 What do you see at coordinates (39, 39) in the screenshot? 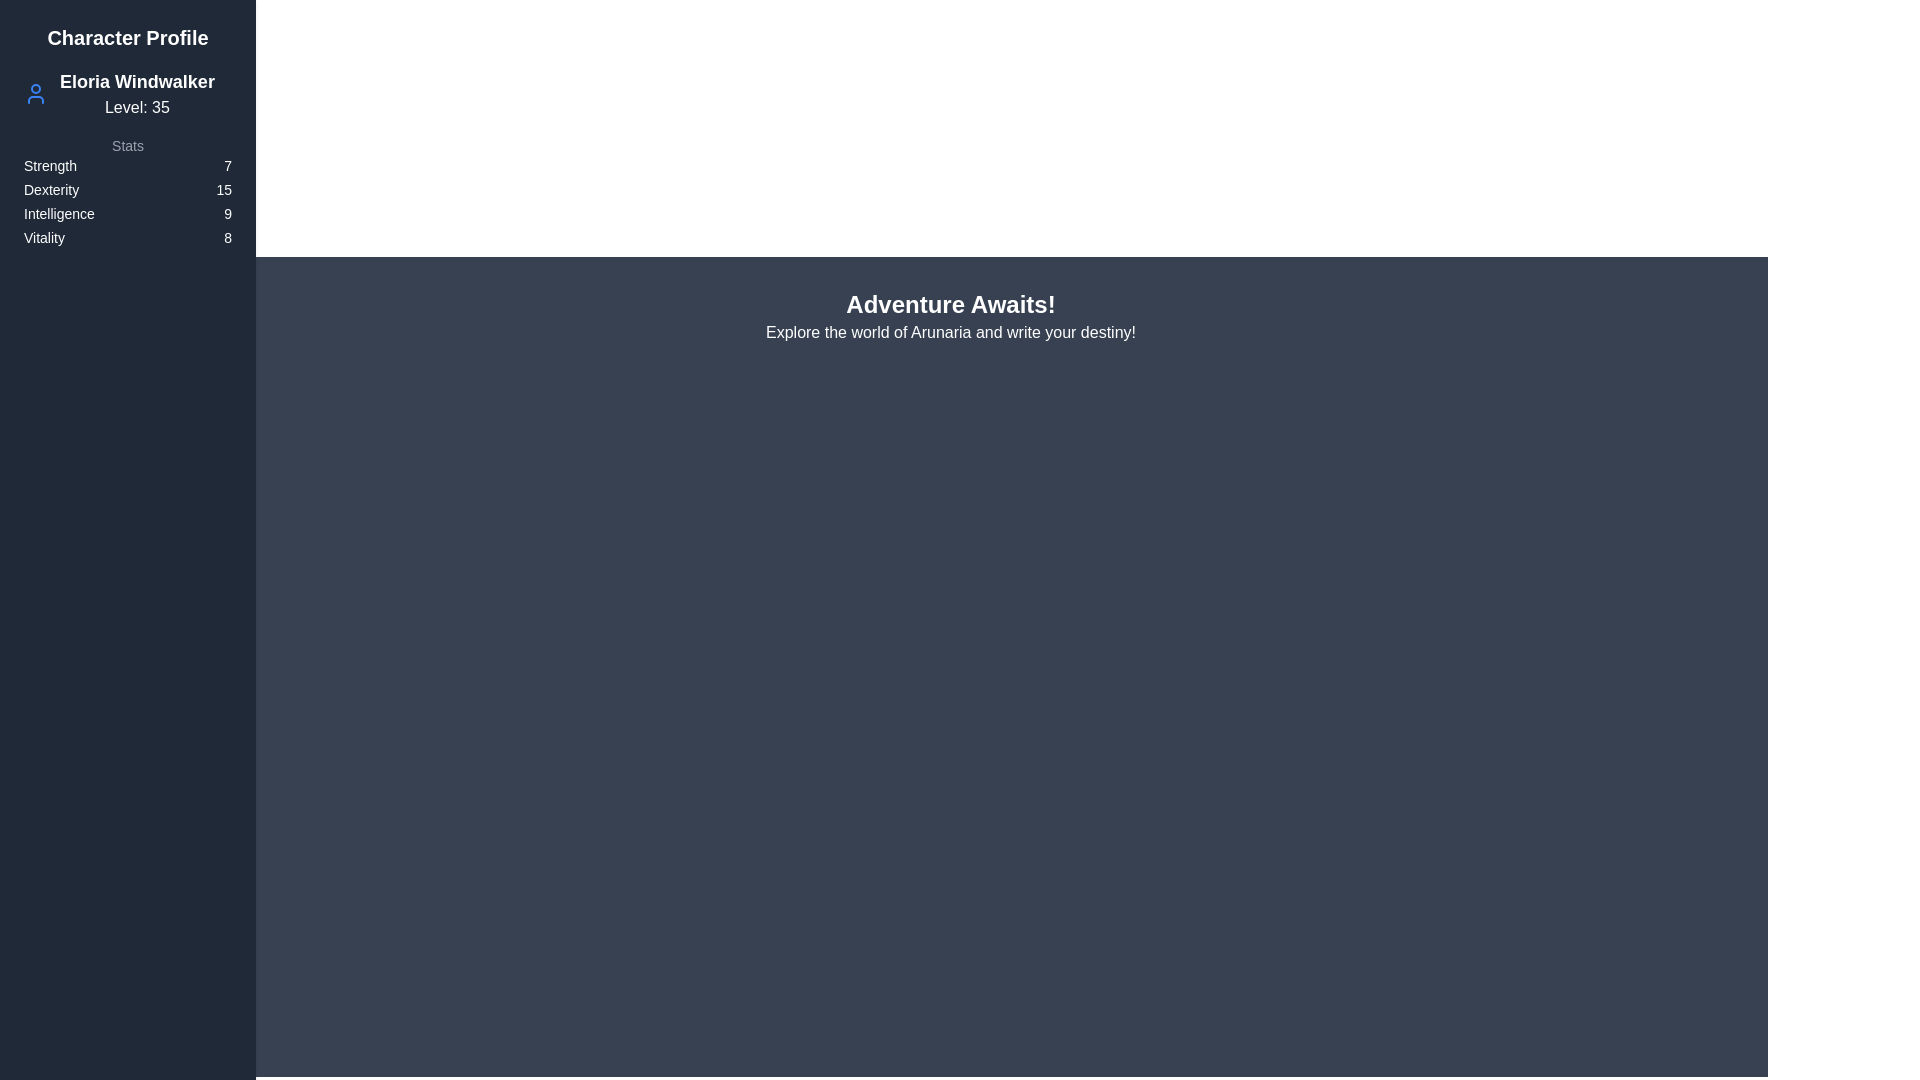
I see `top-left button to toggle the drawer visibility` at bounding box center [39, 39].